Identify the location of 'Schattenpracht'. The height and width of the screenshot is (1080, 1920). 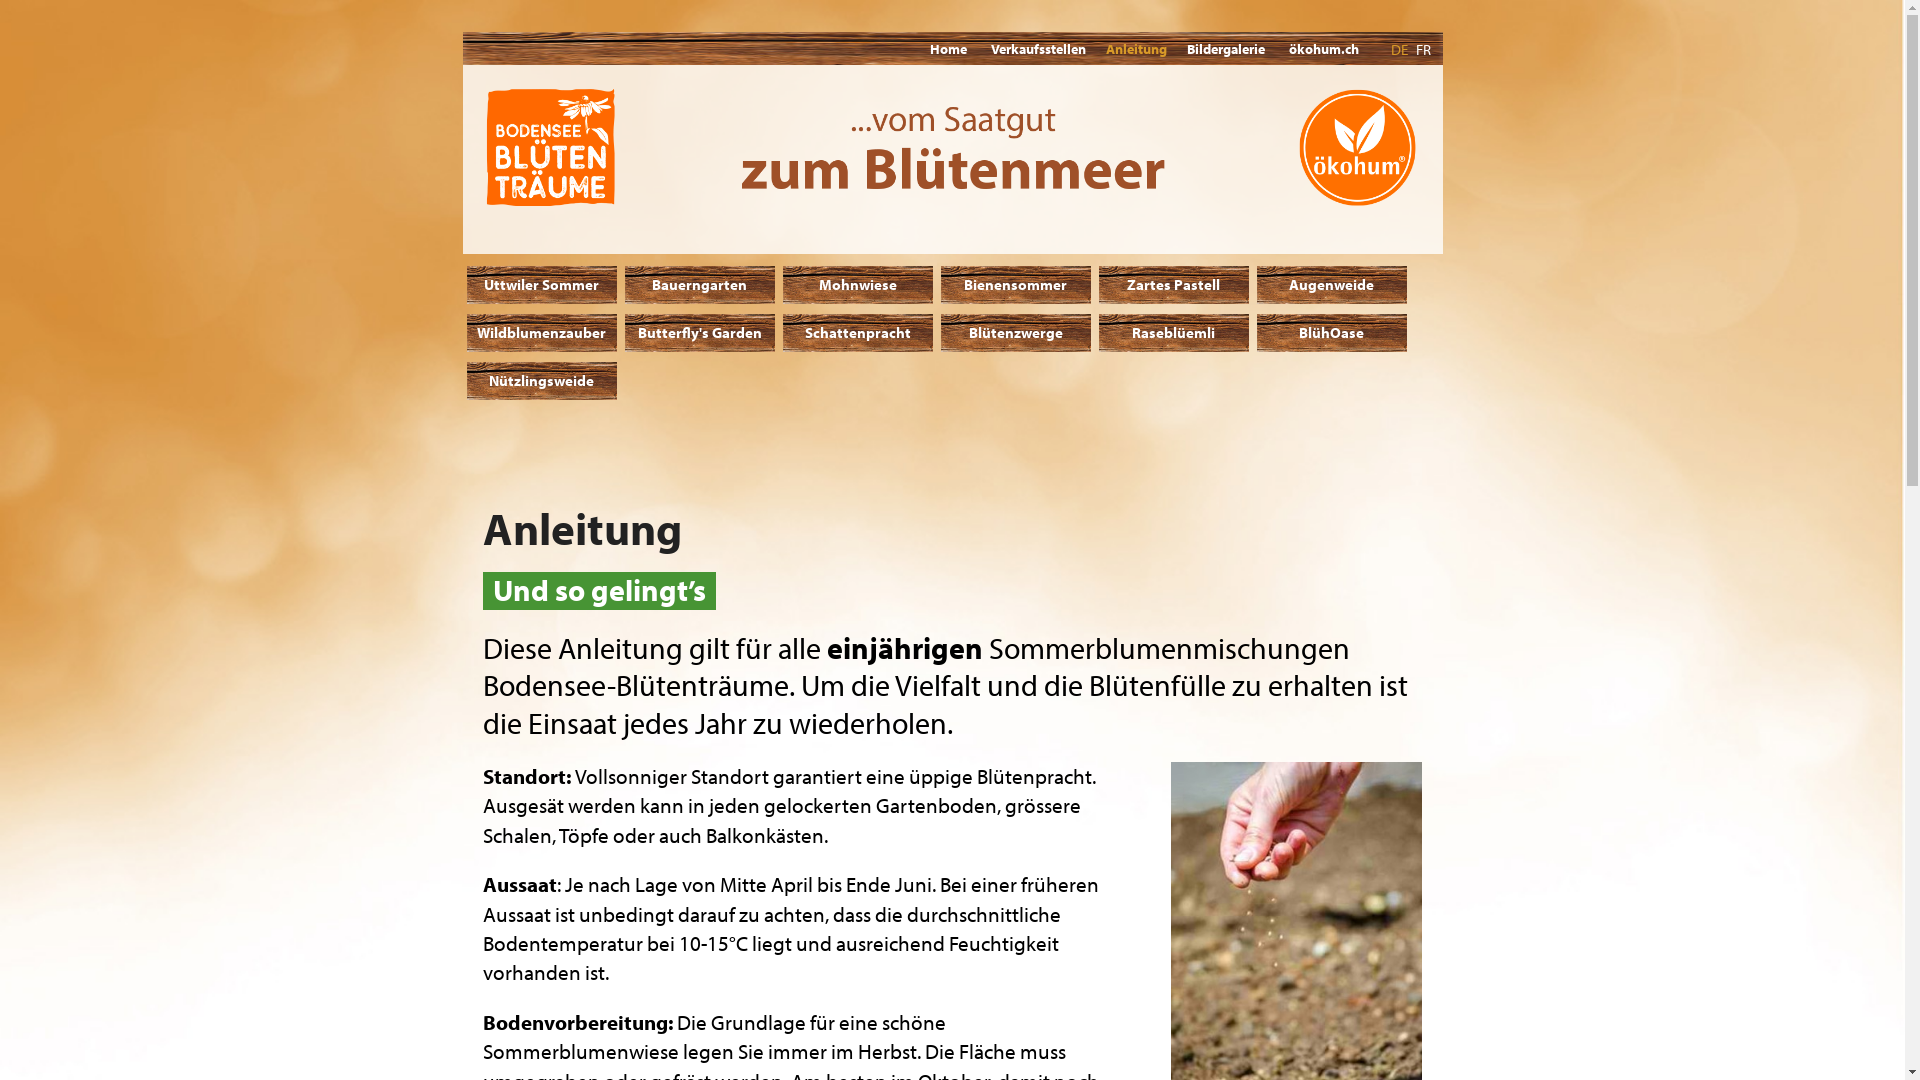
(857, 331).